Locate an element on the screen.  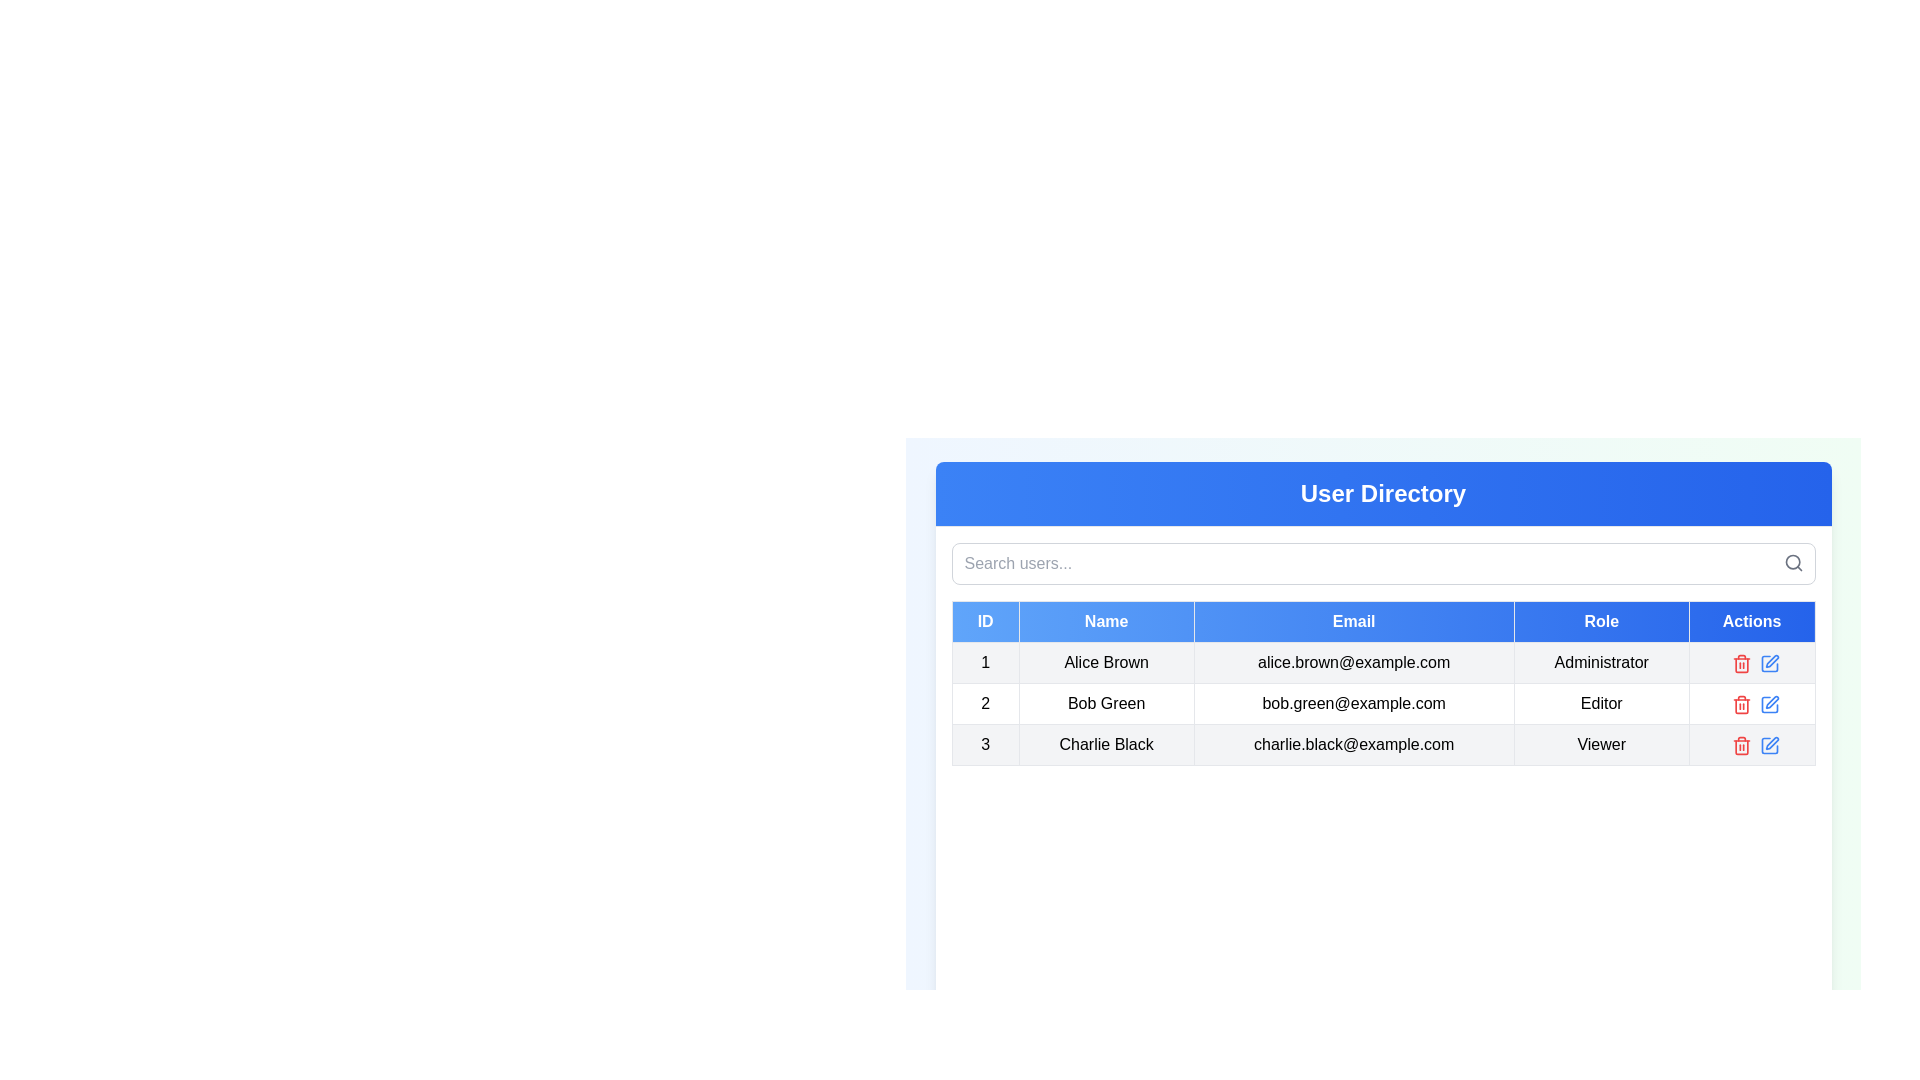
the red trash can button for deletion action located in the 'Actions' column of the second row corresponding to the user with the email 'bob.green@example.com' is located at coordinates (1741, 663).